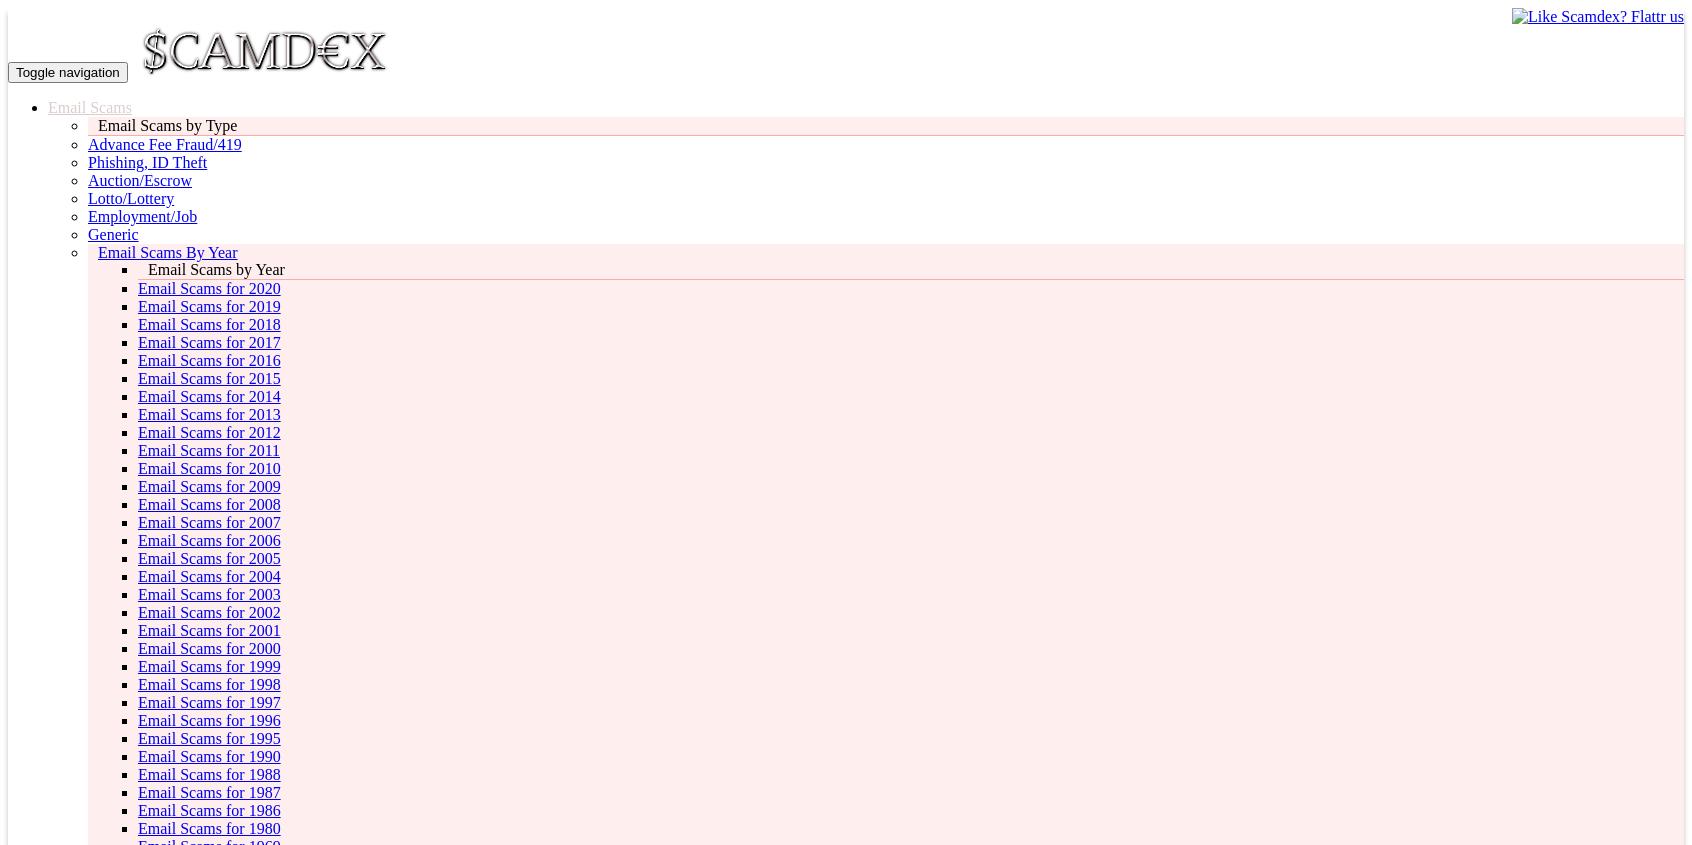  What do you see at coordinates (138, 468) in the screenshot?
I see `'Email Scams for 2010'` at bounding box center [138, 468].